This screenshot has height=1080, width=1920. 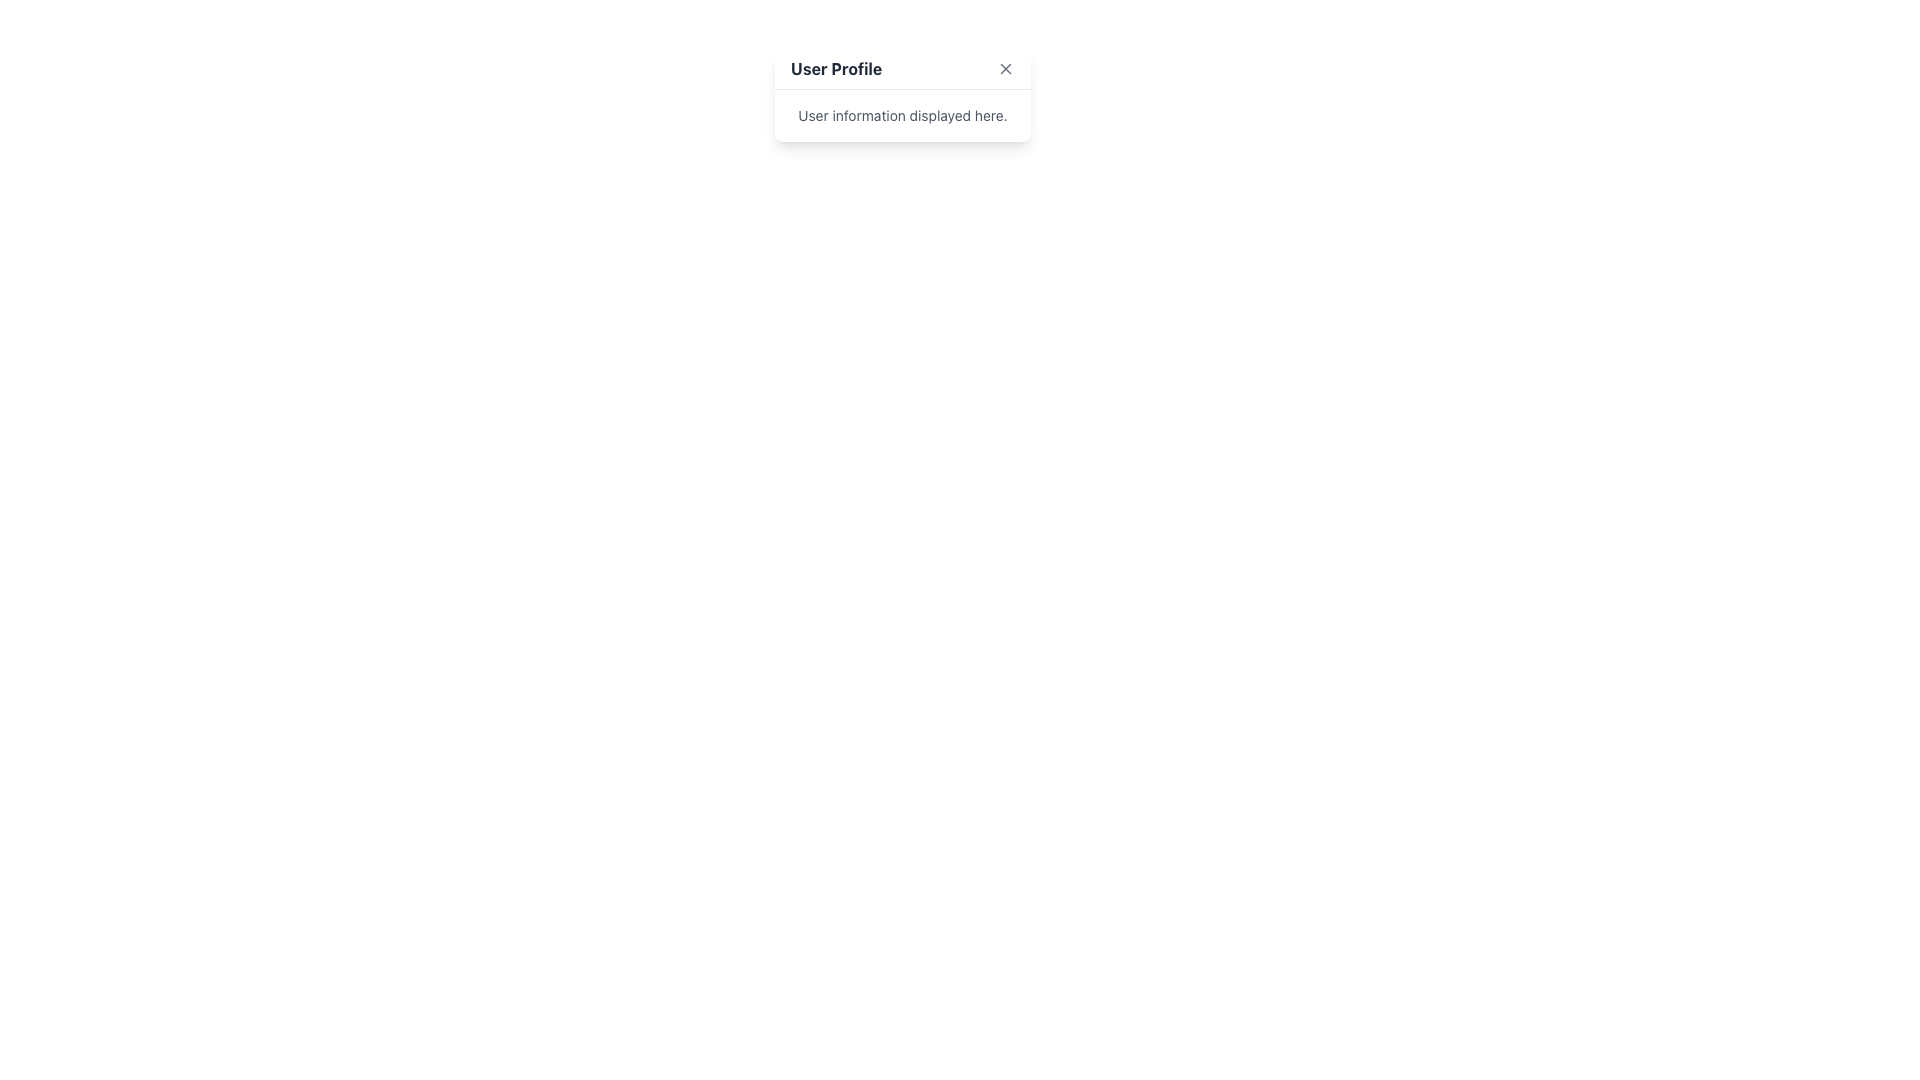 What do you see at coordinates (901, 115) in the screenshot?
I see `the static text display that reads 'User information displayed here.' located below the 'User Profile' title` at bounding box center [901, 115].